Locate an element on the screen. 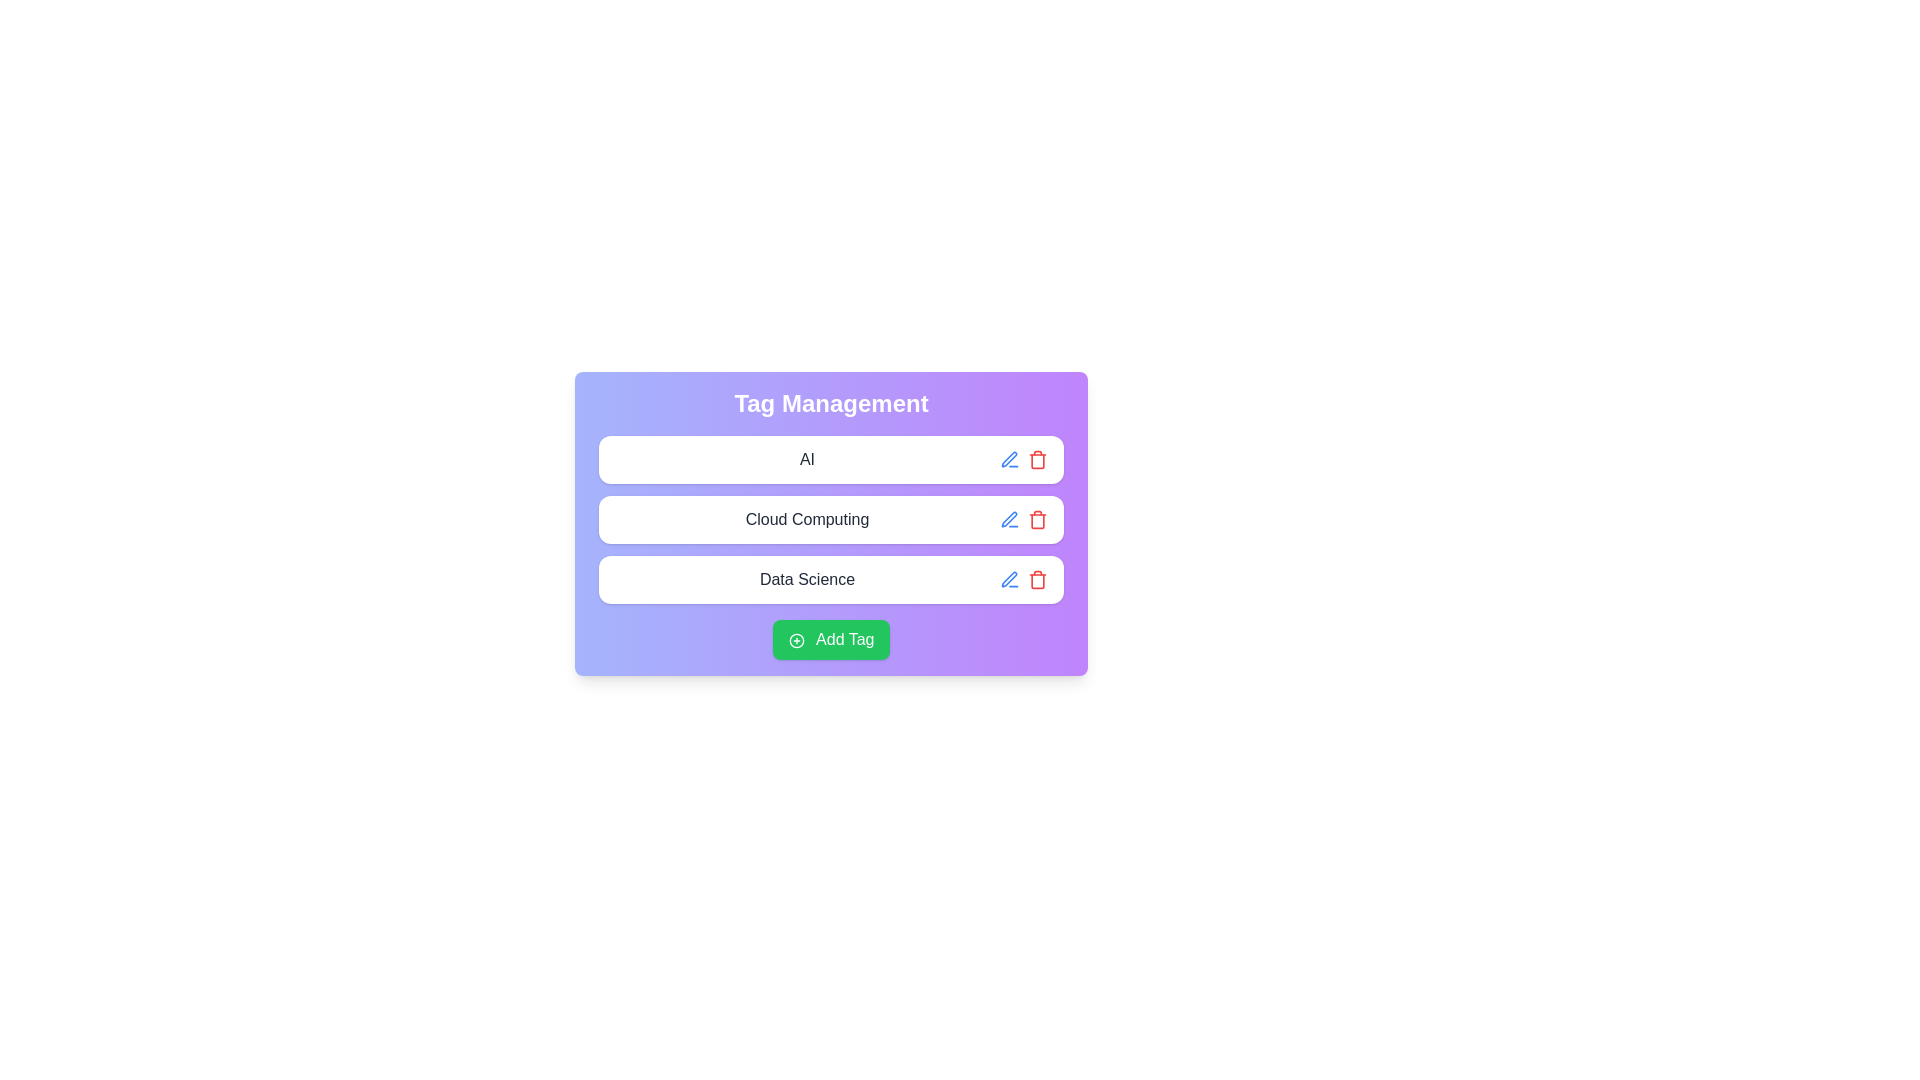 The height and width of the screenshot is (1080, 1920). the largest SVG circle element located within the 'Add Tag' button area at the bottom of the 'Tag Management' card is located at coordinates (795, 640).